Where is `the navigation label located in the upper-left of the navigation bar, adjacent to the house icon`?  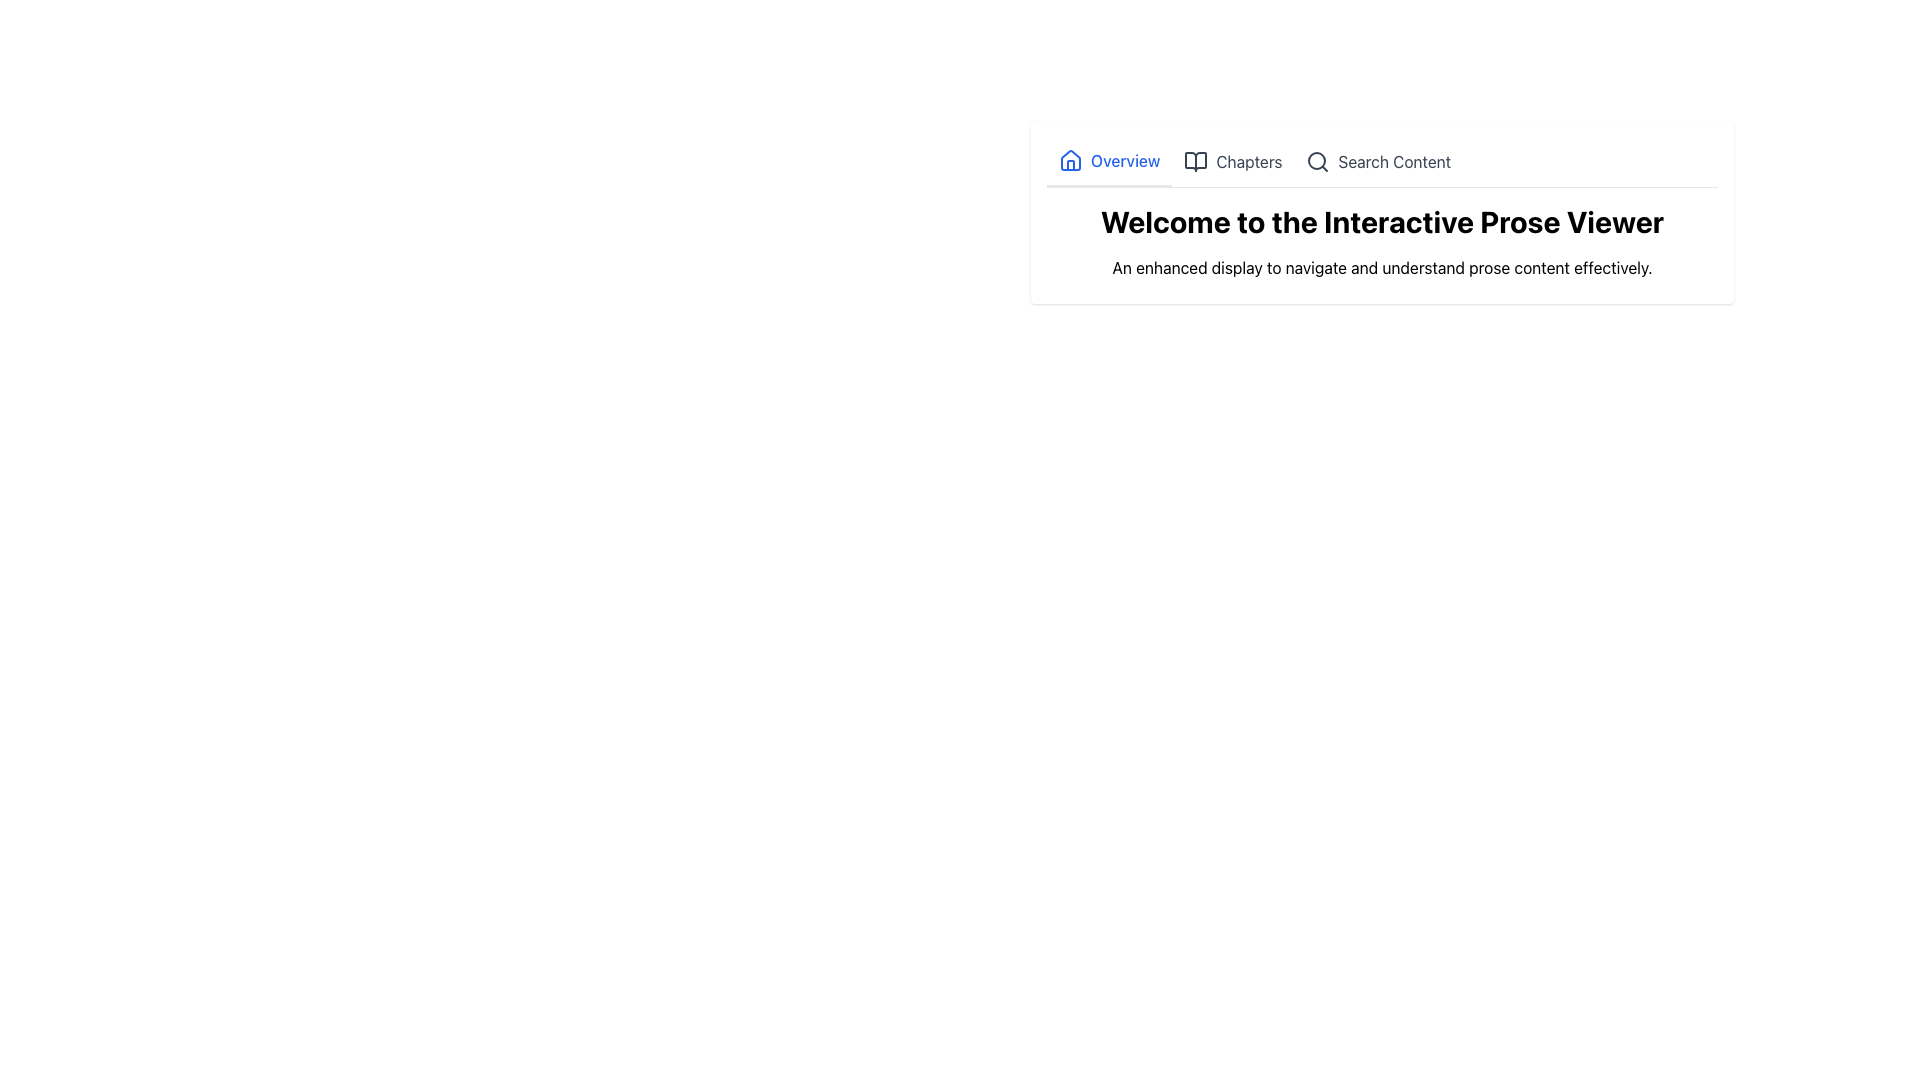 the navigation label located in the upper-left of the navigation bar, adjacent to the house icon is located at coordinates (1125, 160).